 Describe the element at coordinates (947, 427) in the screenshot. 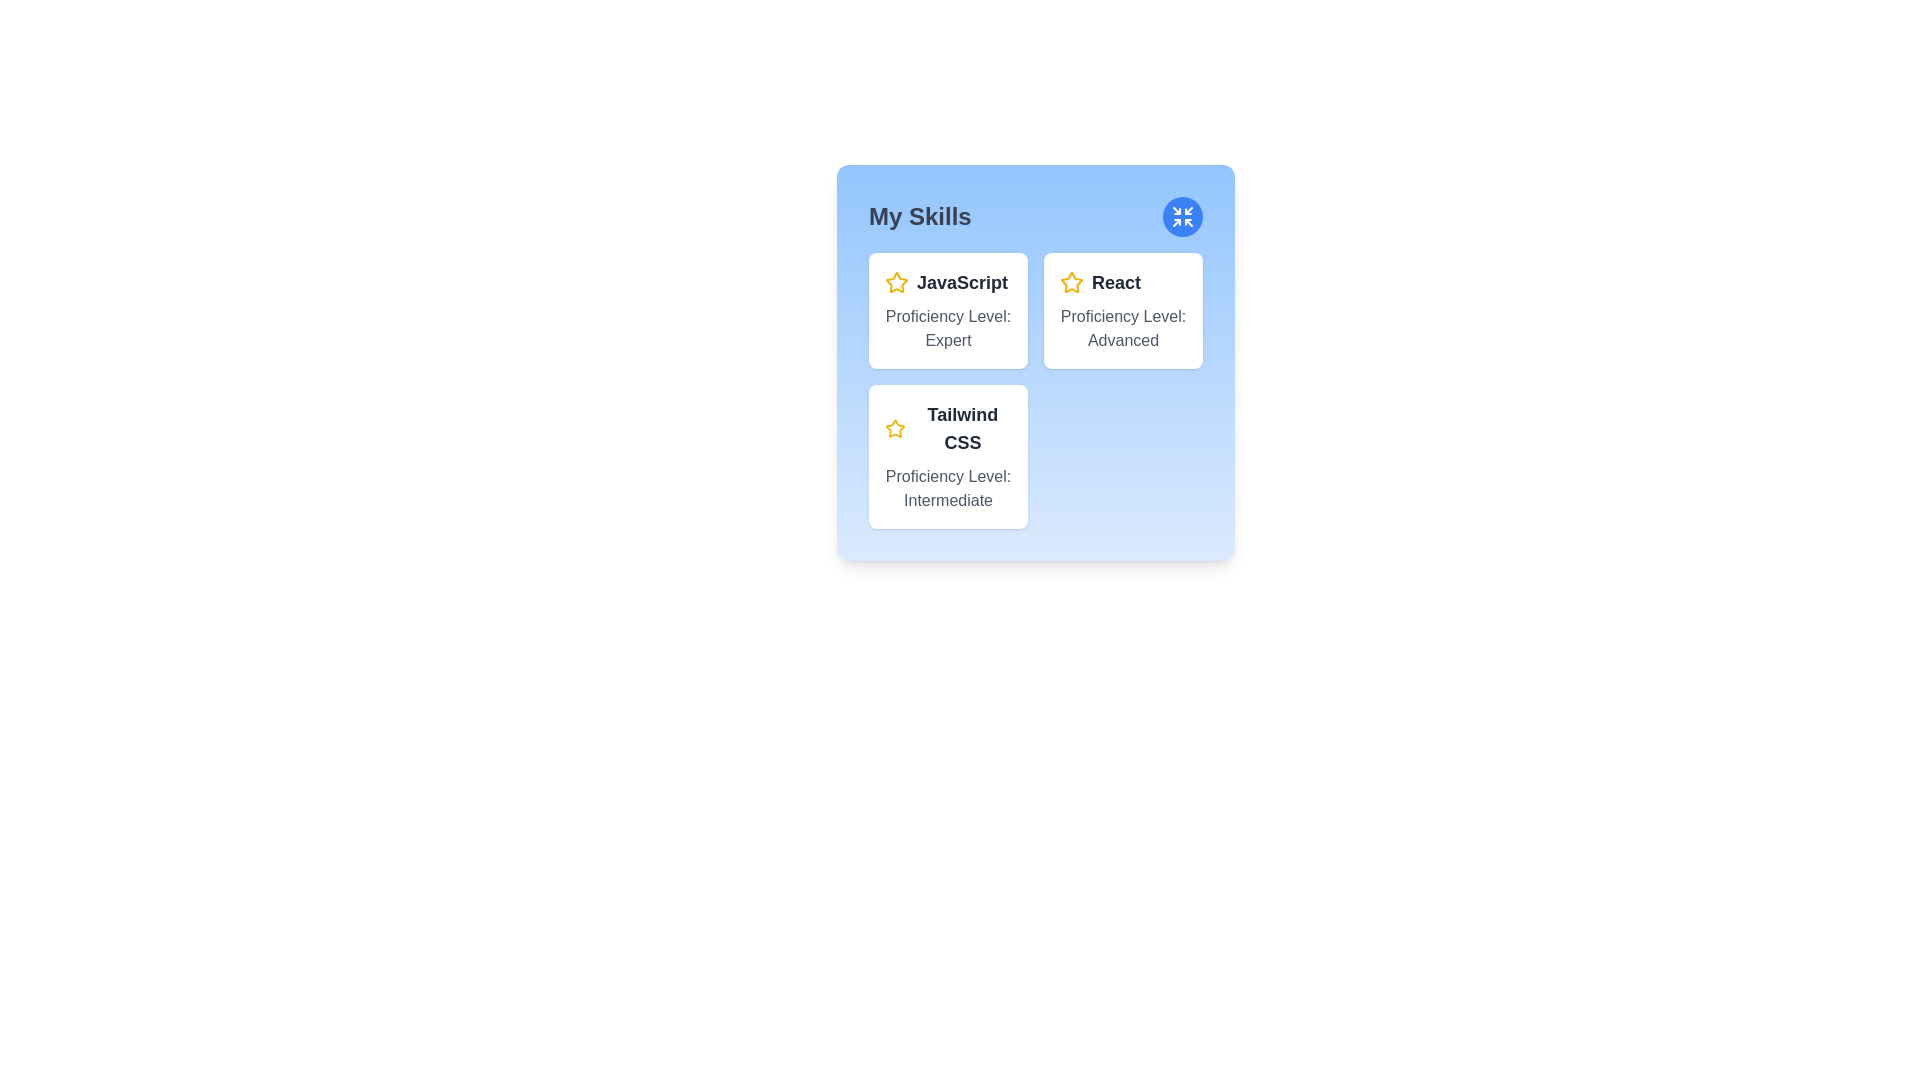

I see `the label indicating the skill 'Tailwind CSS' located in the bottom-left card of the 'My Skills' panel, positioned above the 'Proficiency Level: Intermediate' text and to the right of the star icon` at that location.